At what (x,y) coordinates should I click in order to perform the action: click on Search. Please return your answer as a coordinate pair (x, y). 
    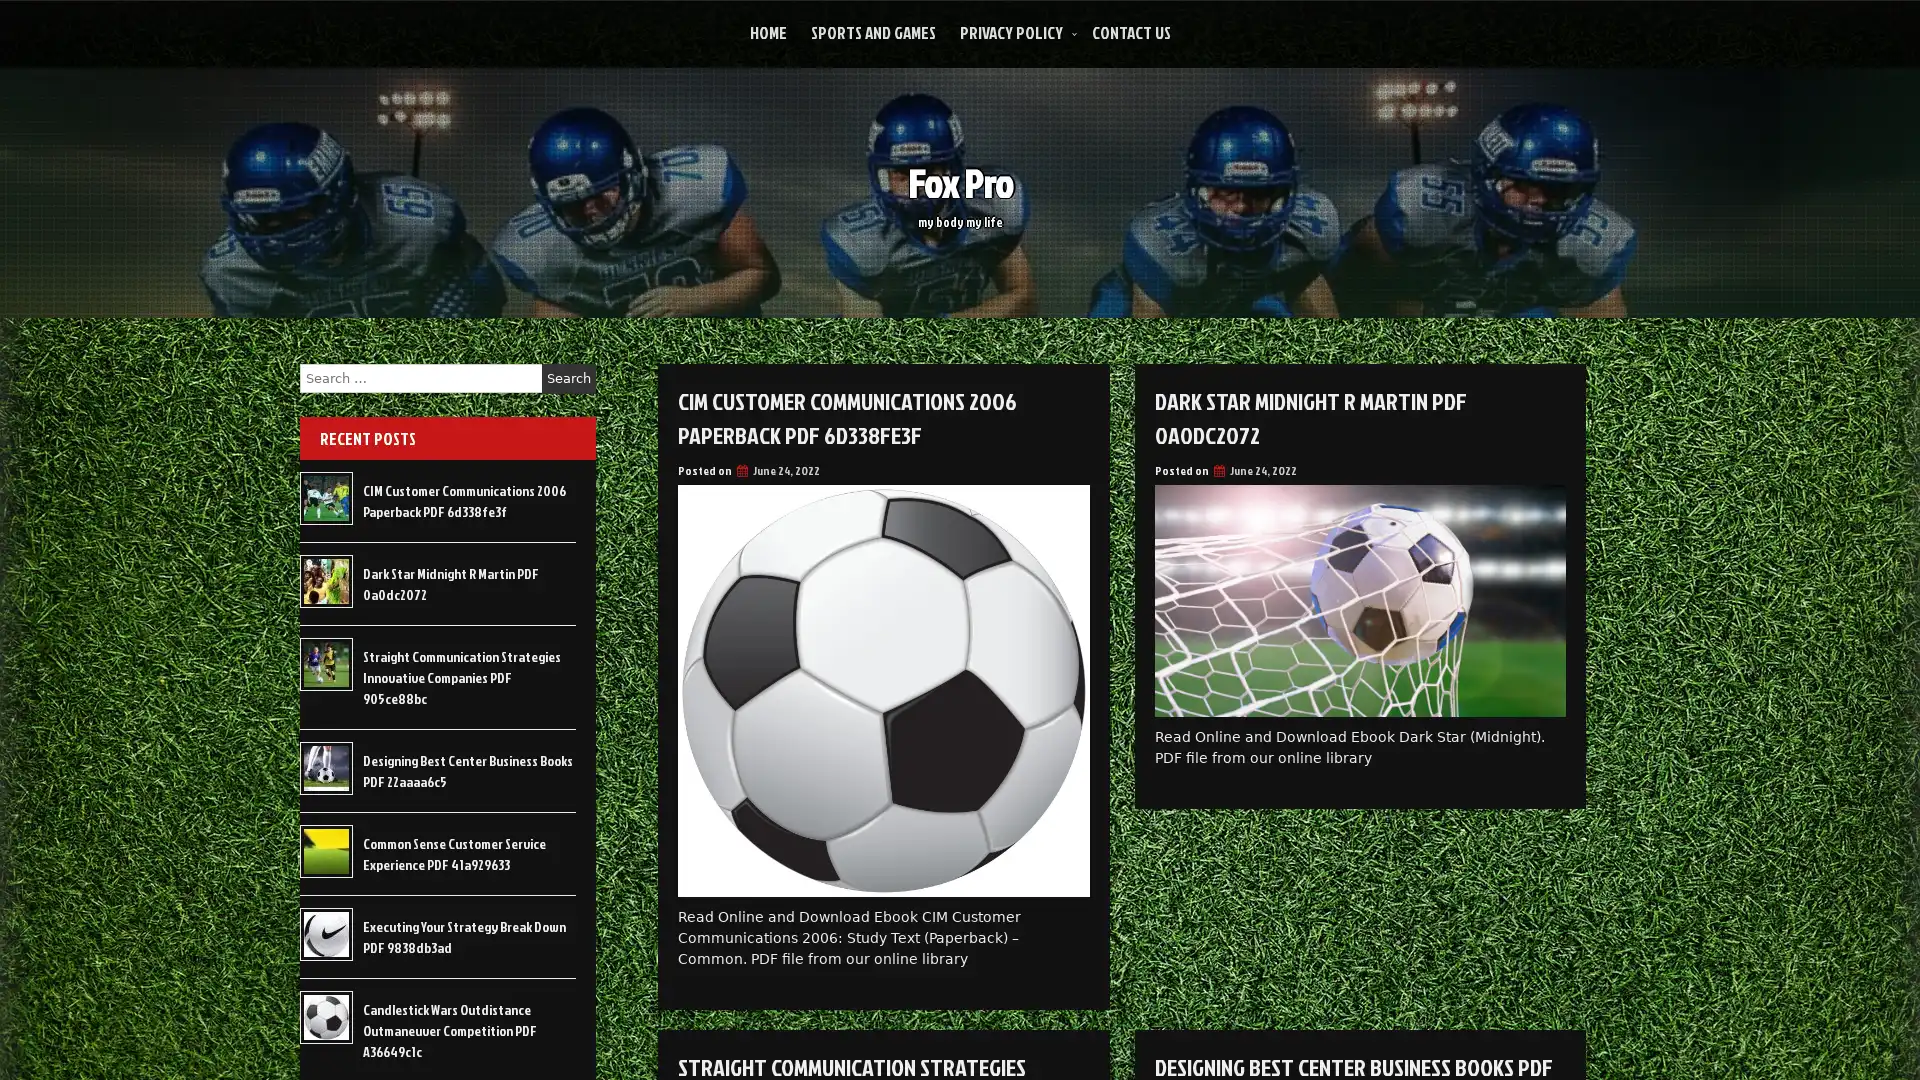
    Looking at the image, I should click on (568, 378).